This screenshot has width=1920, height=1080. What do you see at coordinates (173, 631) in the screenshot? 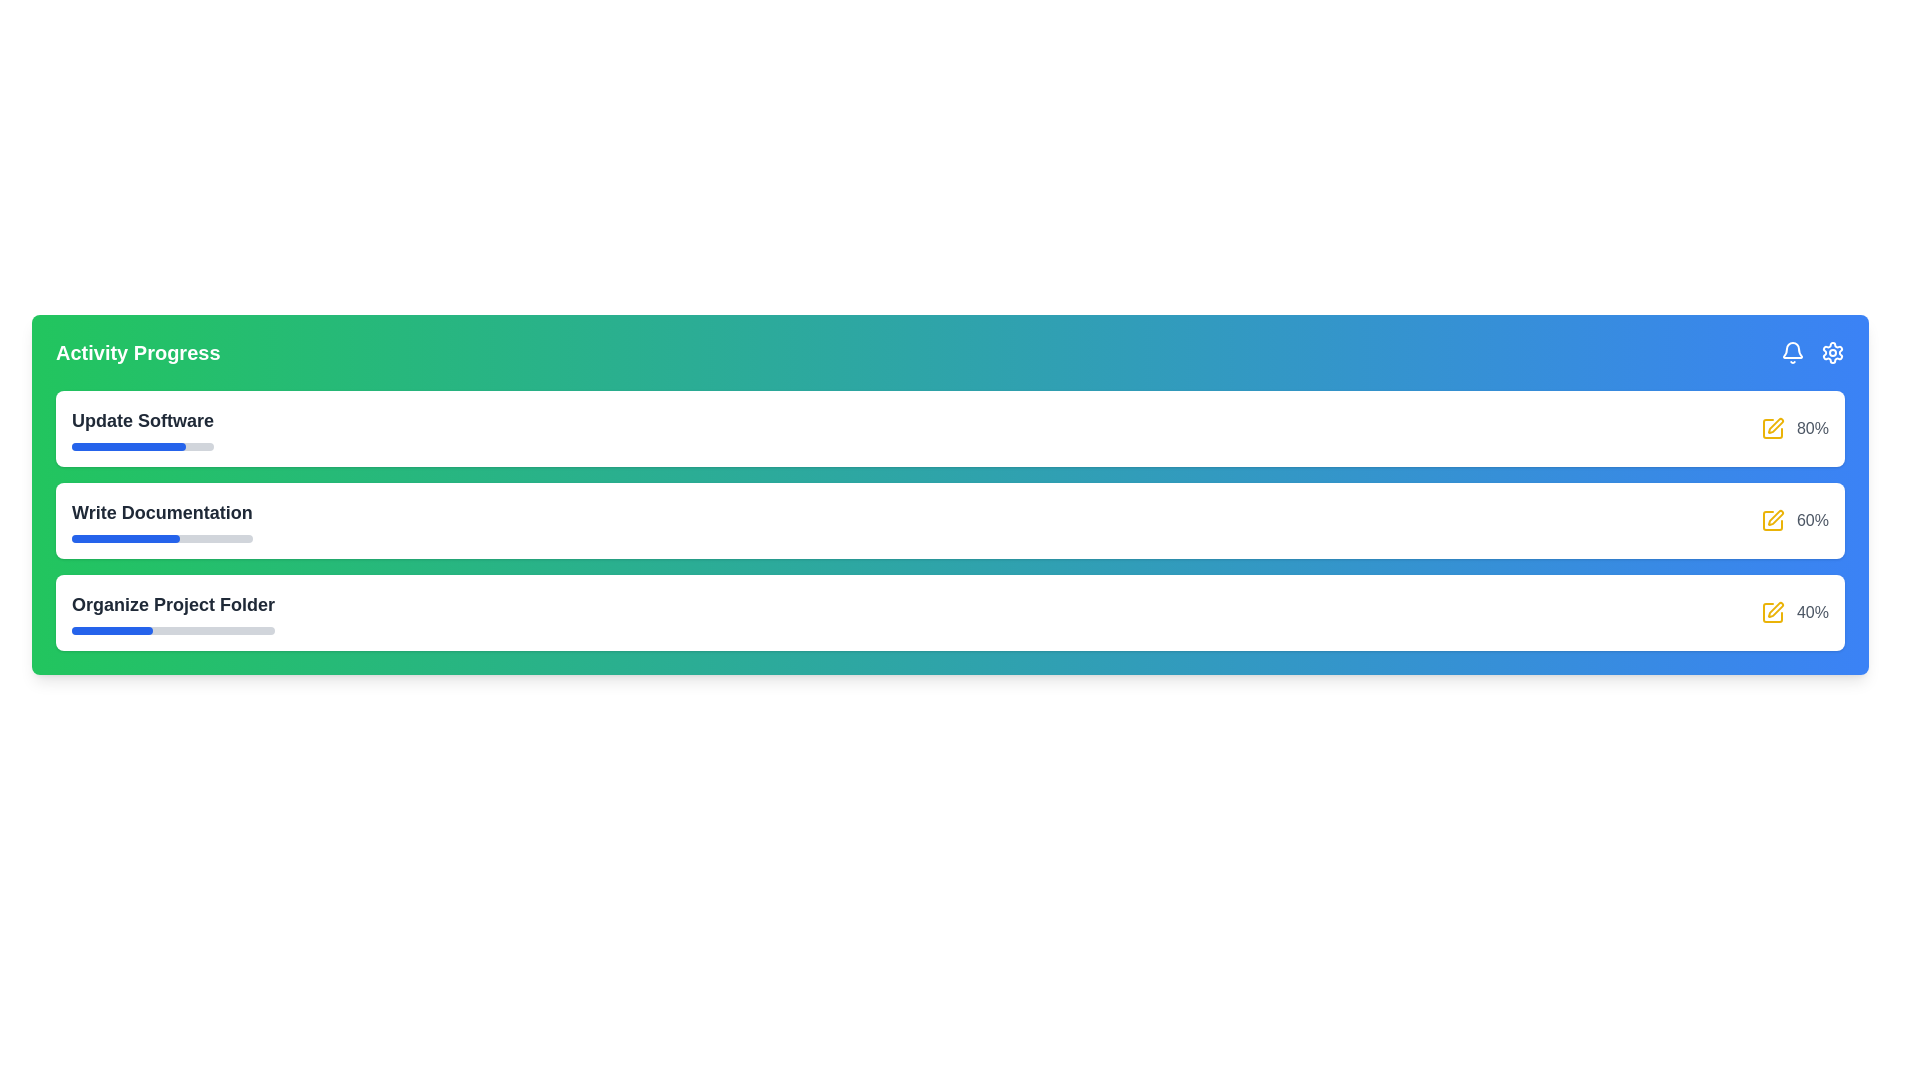
I see `the progress bar located in the lower portion of the card associated with the 'Organize Project Folder' section, which shows 40% completion` at bounding box center [173, 631].